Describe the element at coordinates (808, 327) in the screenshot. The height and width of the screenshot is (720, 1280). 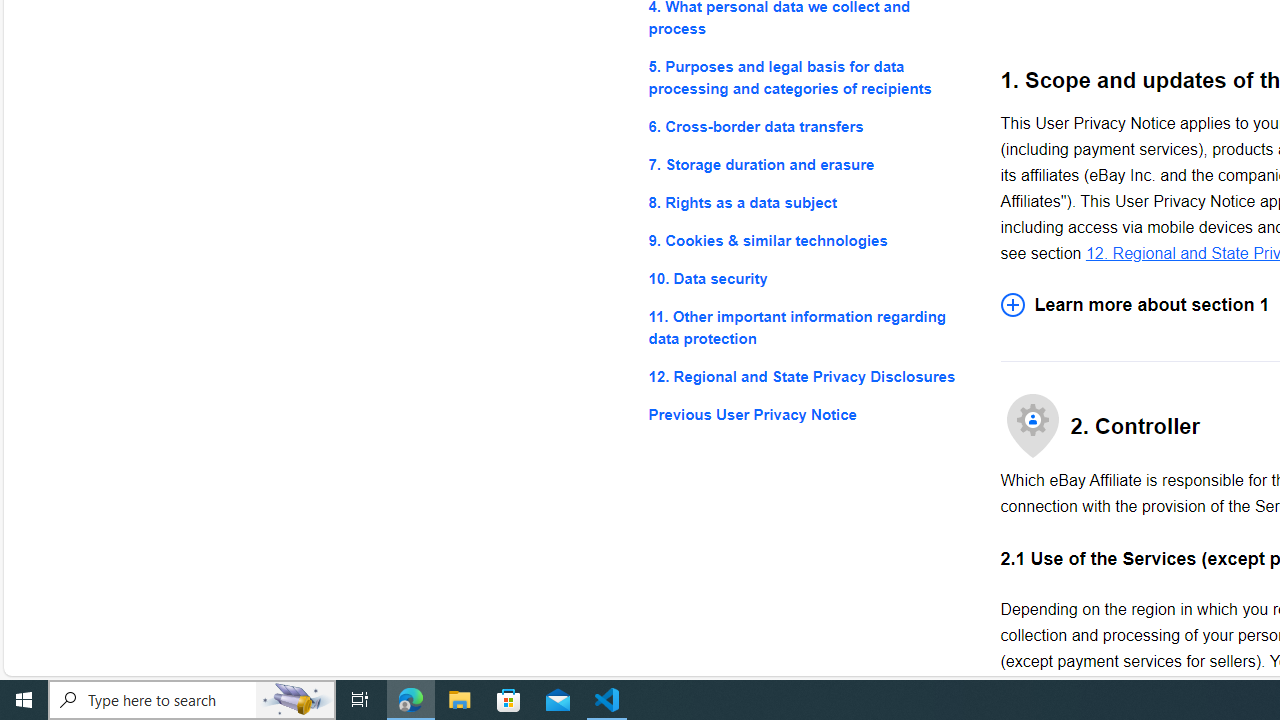
I see `'11. Other important information regarding data protection'` at that location.